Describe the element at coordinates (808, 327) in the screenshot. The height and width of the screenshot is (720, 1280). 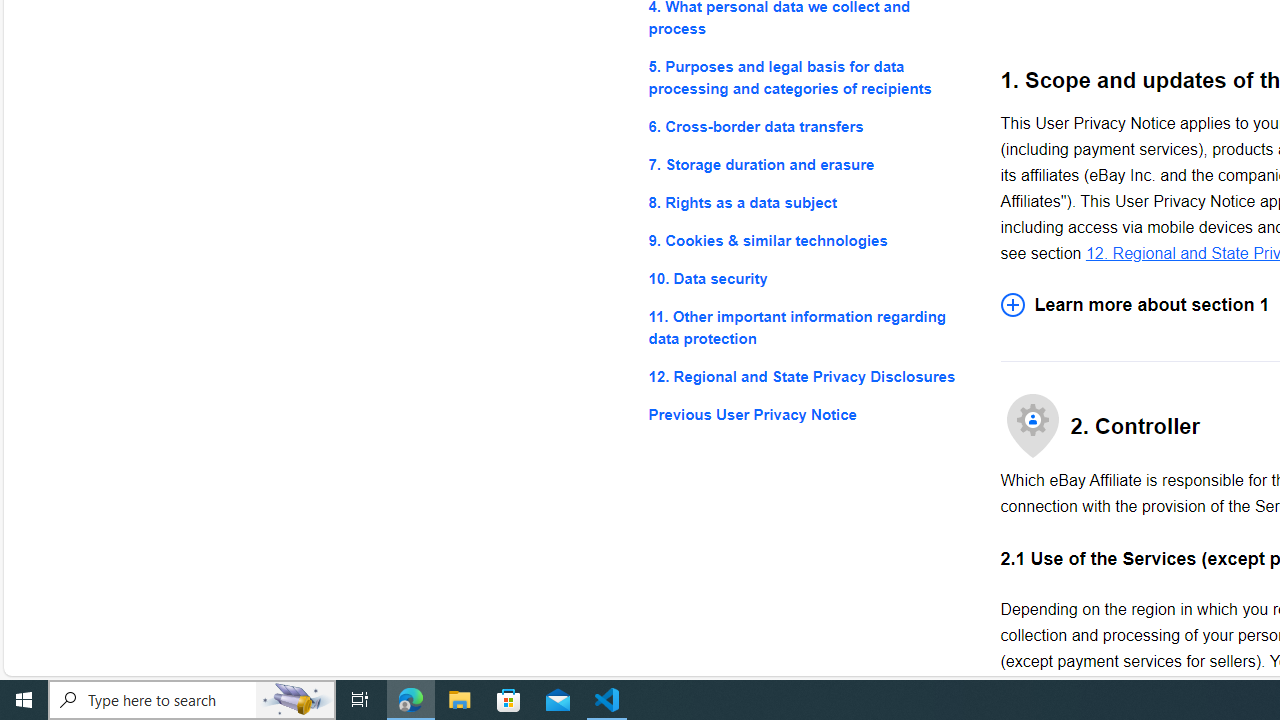
I see `'11. Other important information regarding data protection'` at that location.